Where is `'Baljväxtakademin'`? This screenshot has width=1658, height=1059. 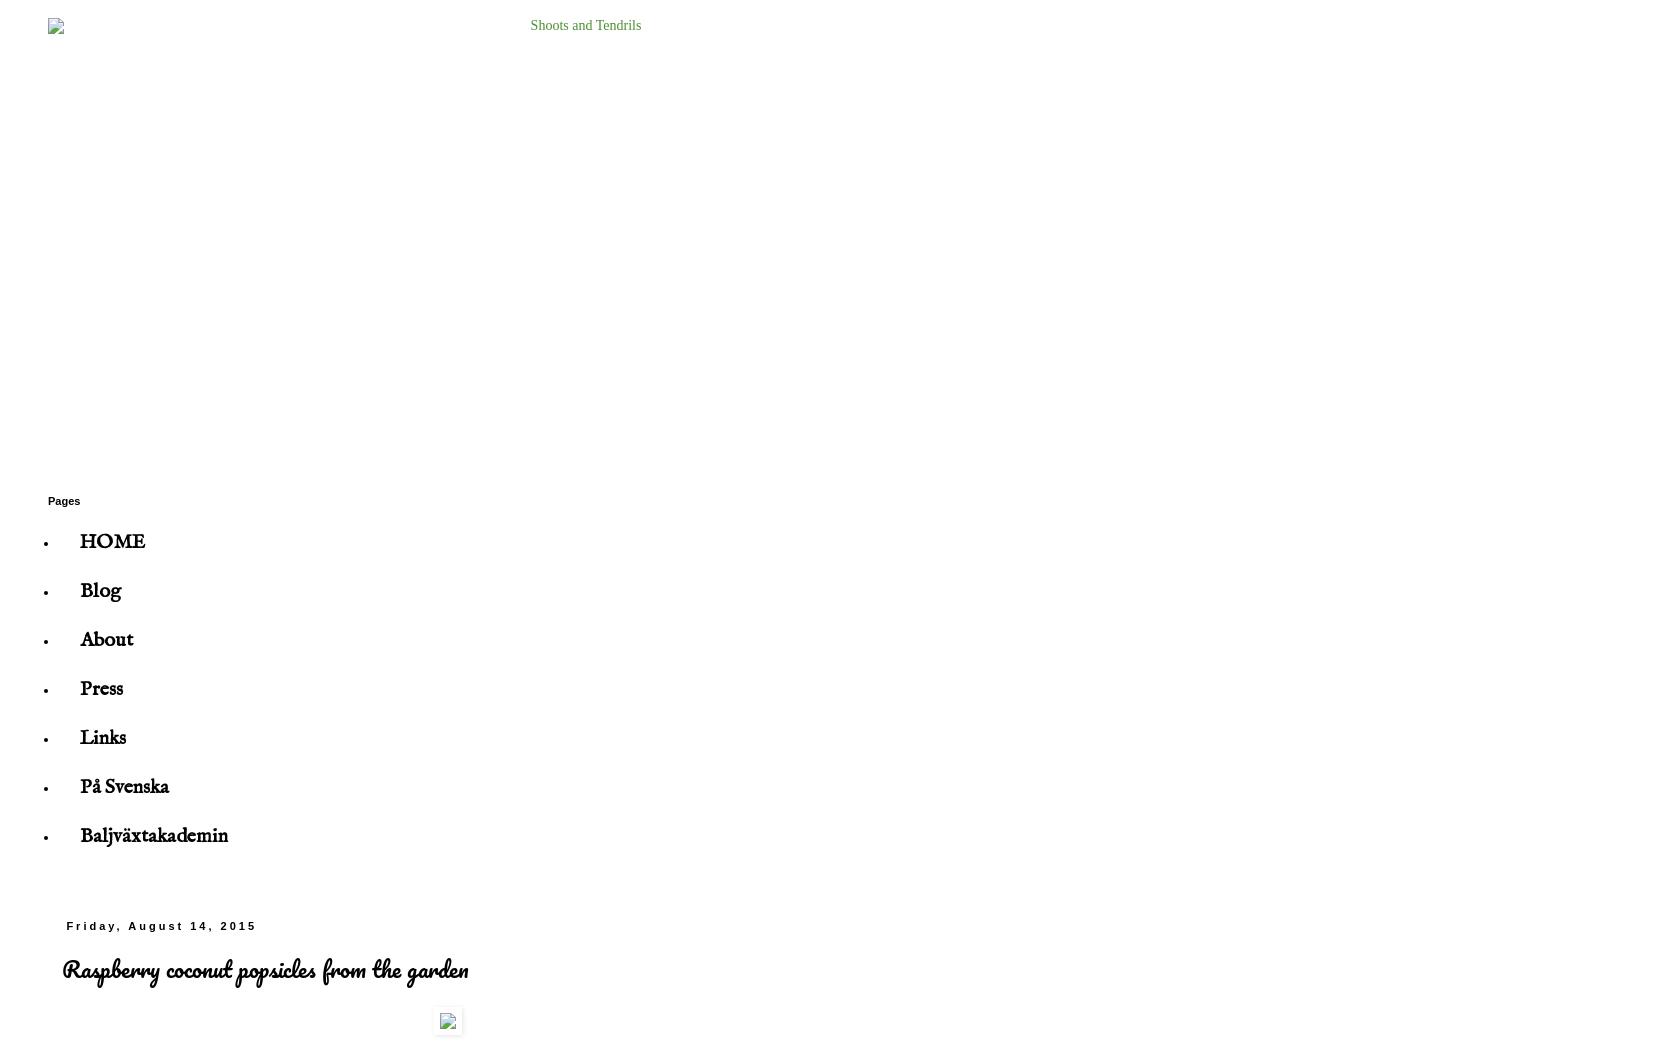
'Baljväxtakademin' is located at coordinates (154, 835).